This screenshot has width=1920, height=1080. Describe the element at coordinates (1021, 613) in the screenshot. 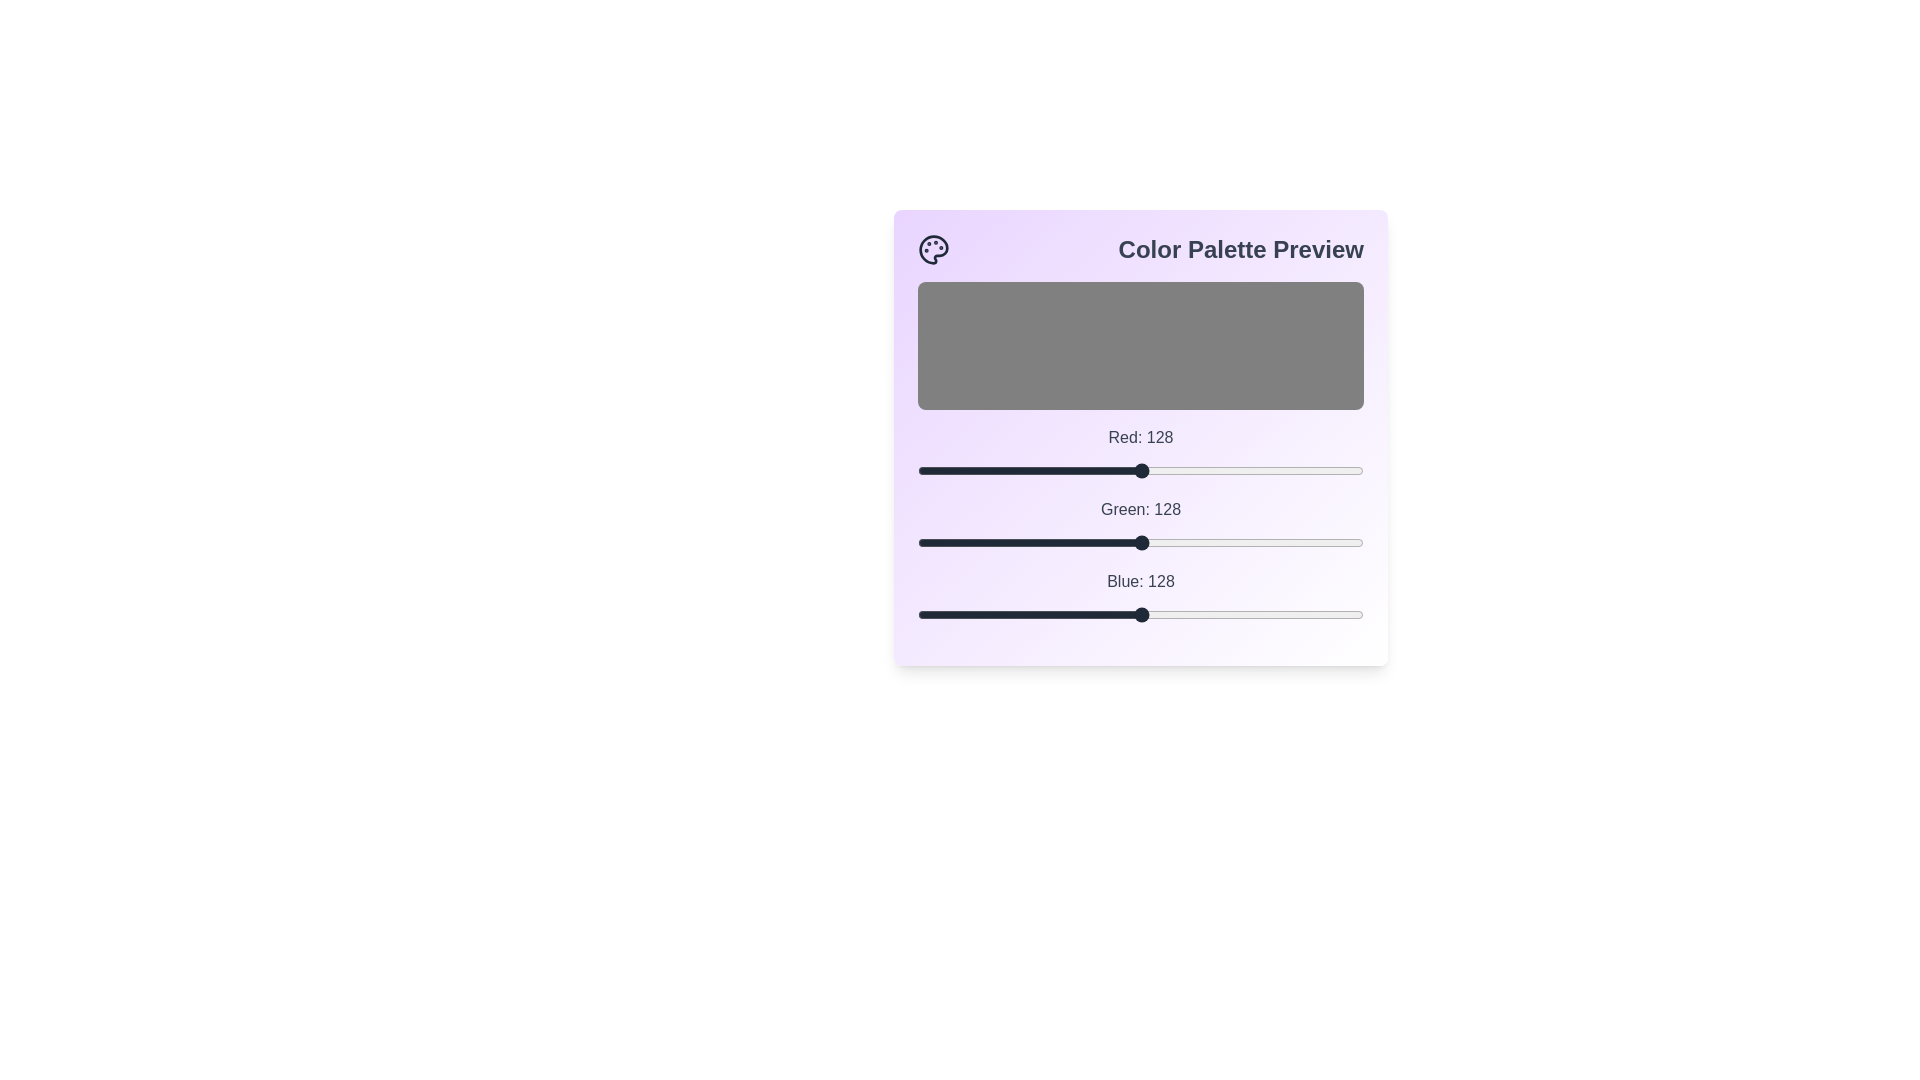

I see `the blue component` at that location.